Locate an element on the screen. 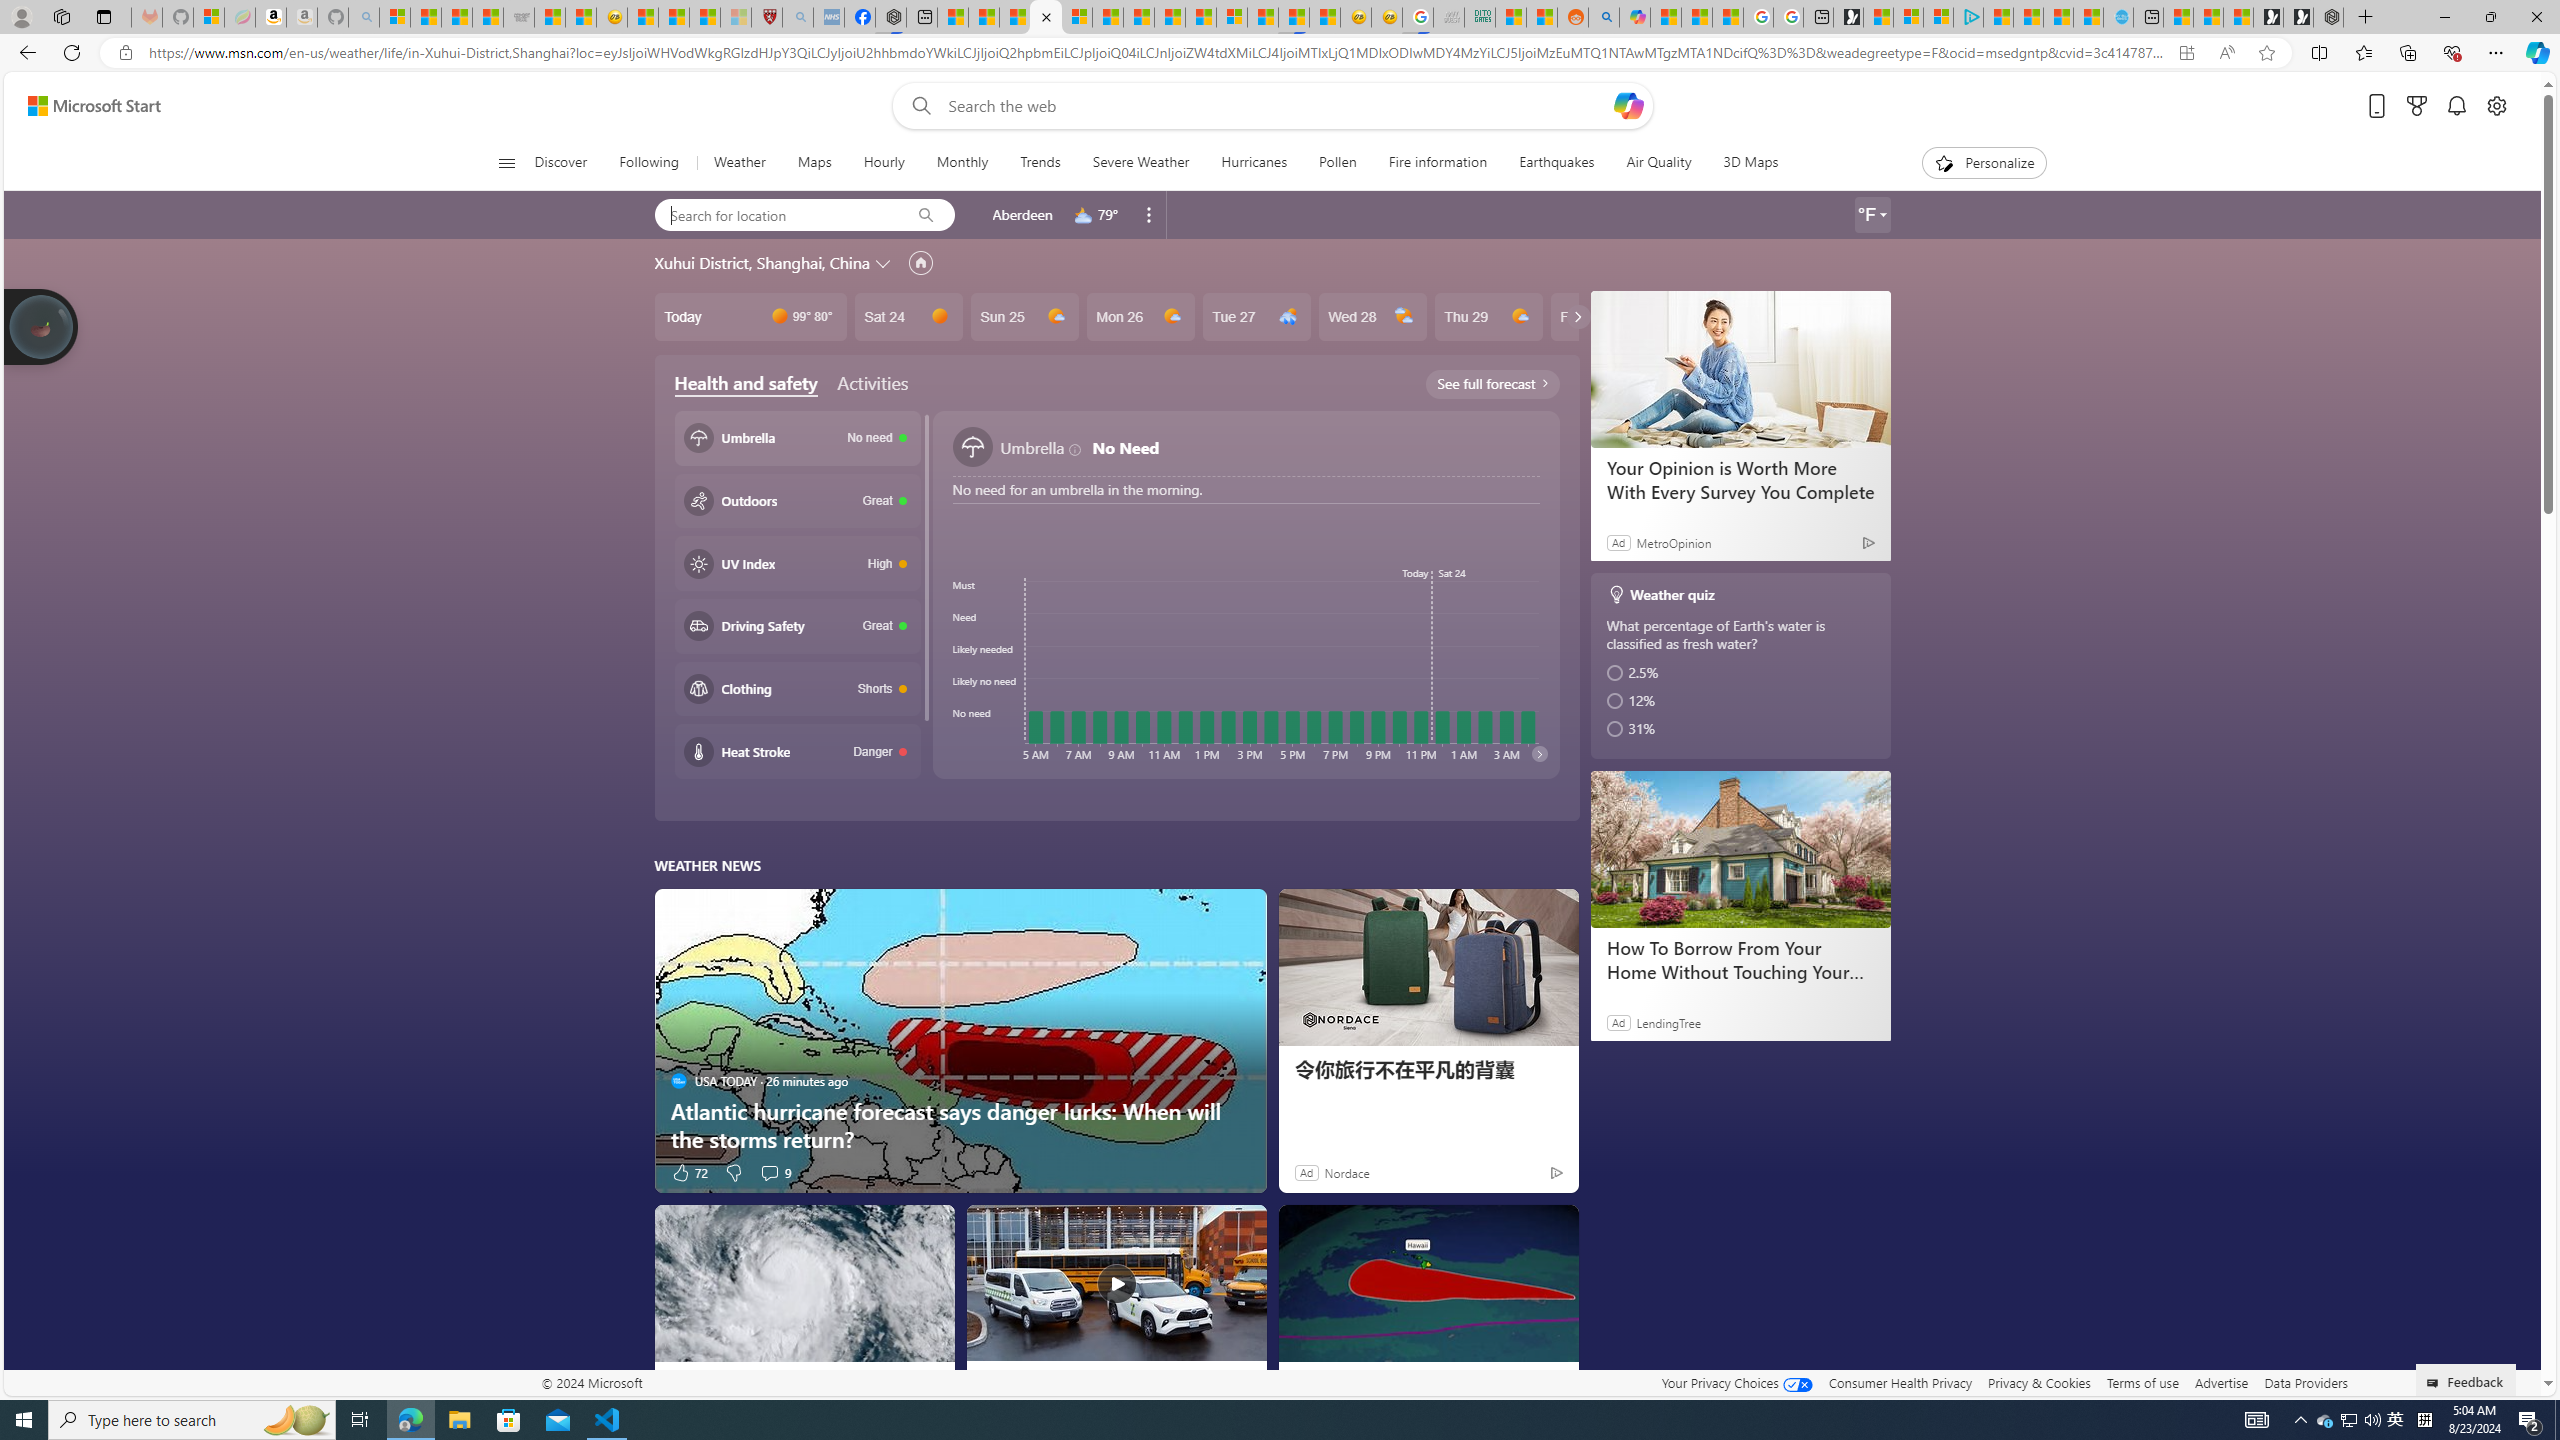  'The Weather Channel' is located at coordinates (1300, 1380).